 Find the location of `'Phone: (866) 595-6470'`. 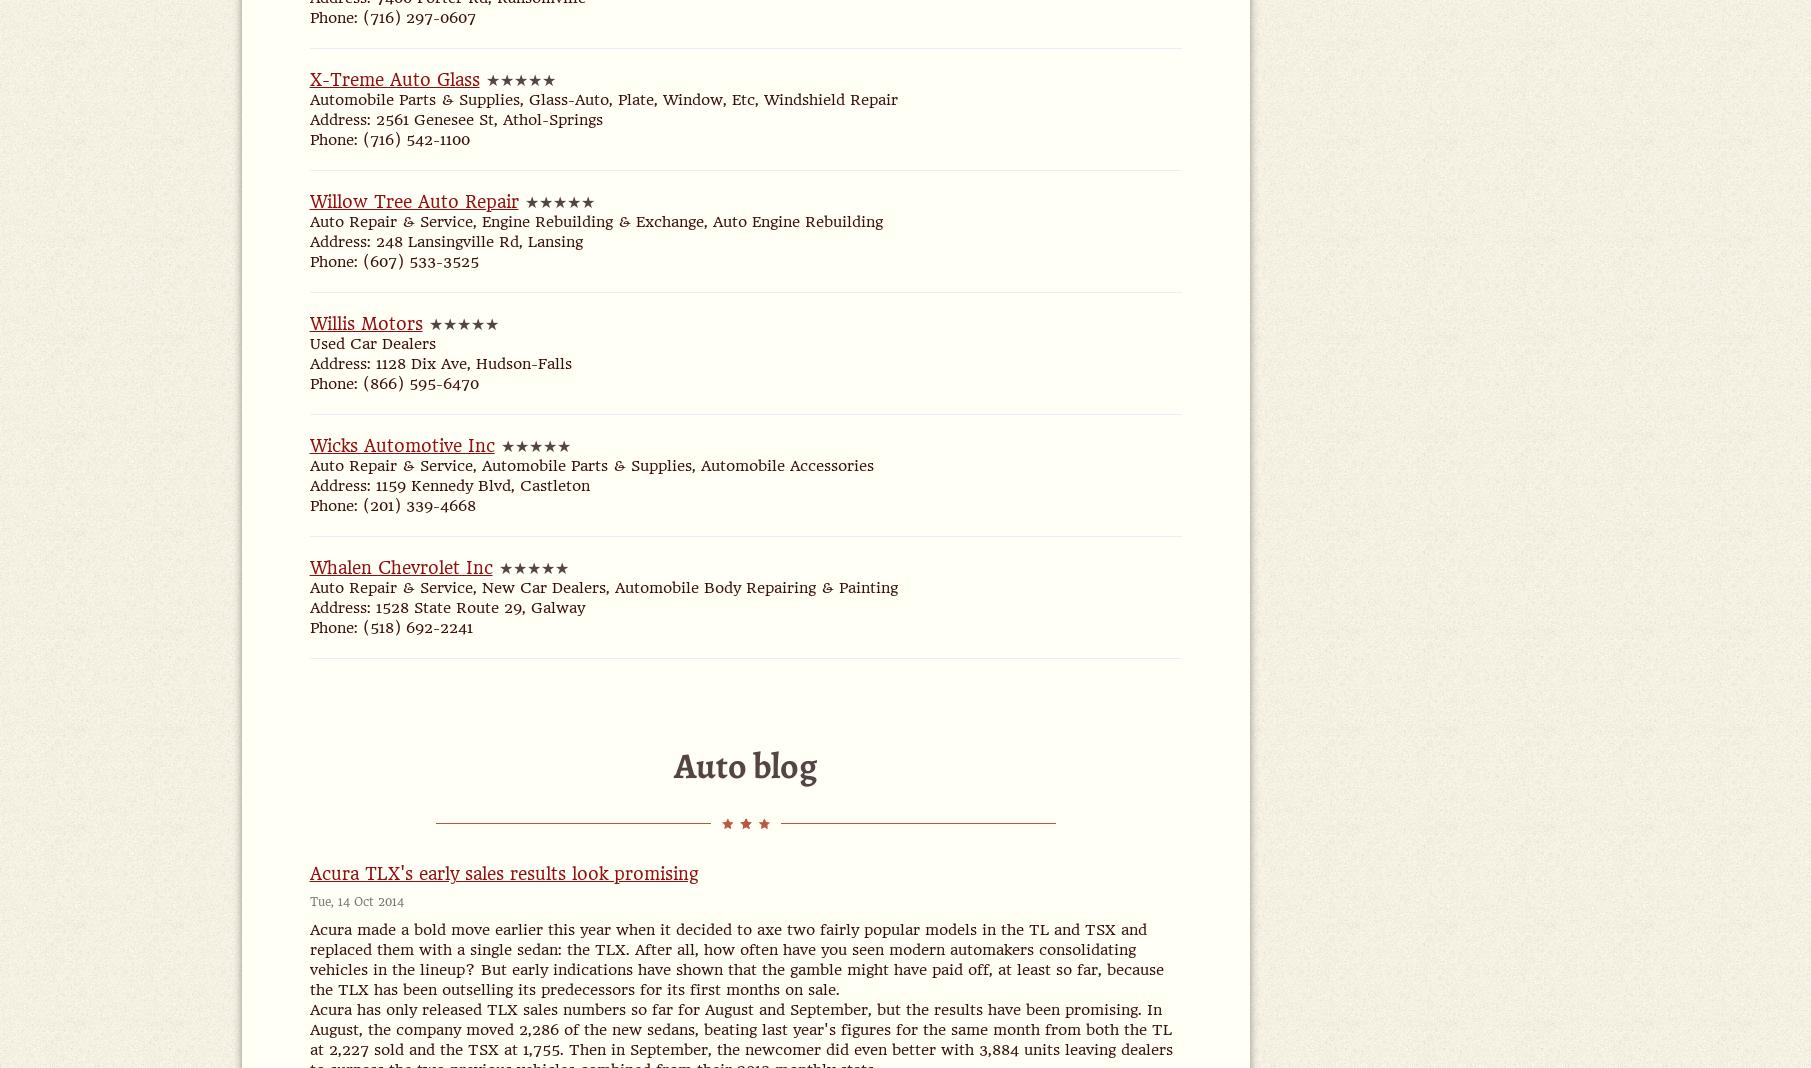

'Phone: (866) 595-6470' is located at coordinates (392, 383).